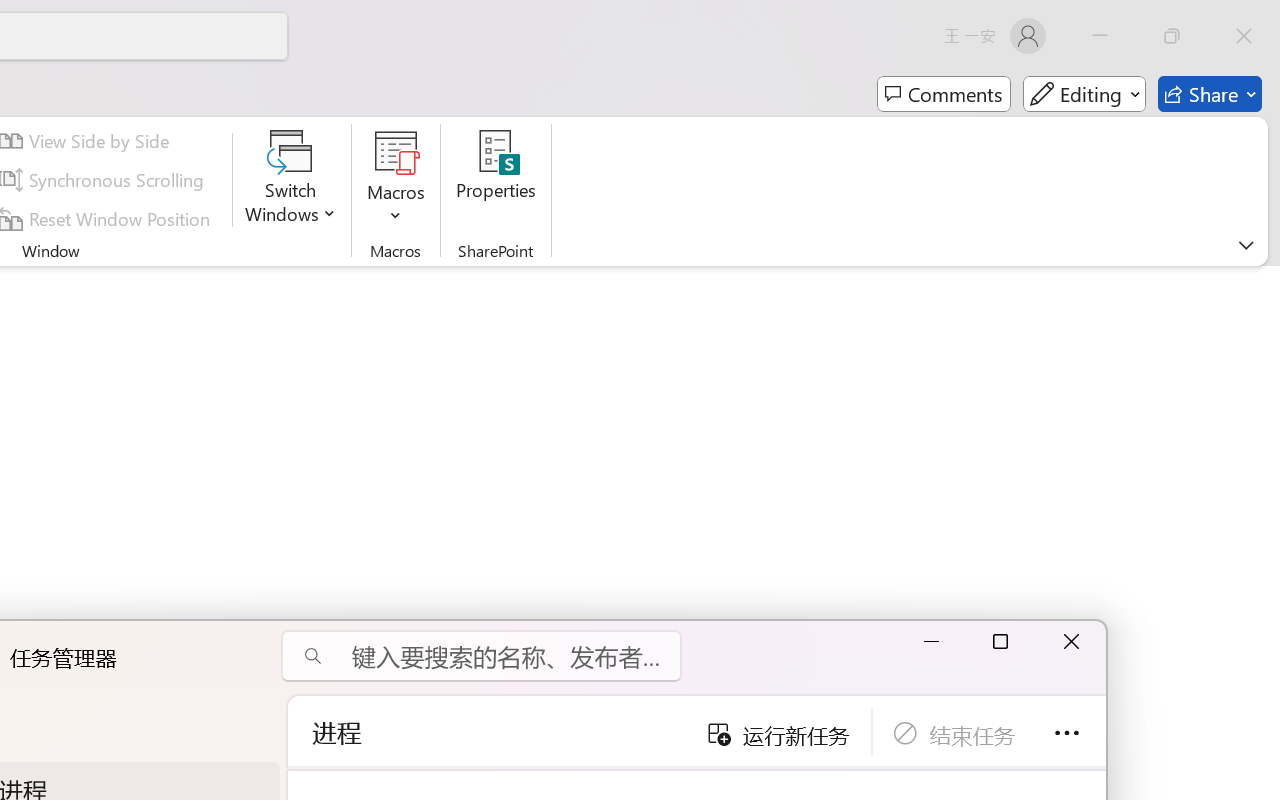 The image size is (1280, 800). What do you see at coordinates (290, 179) in the screenshot?
I see `'Switch Windows'` at bounding box center [290, 179].